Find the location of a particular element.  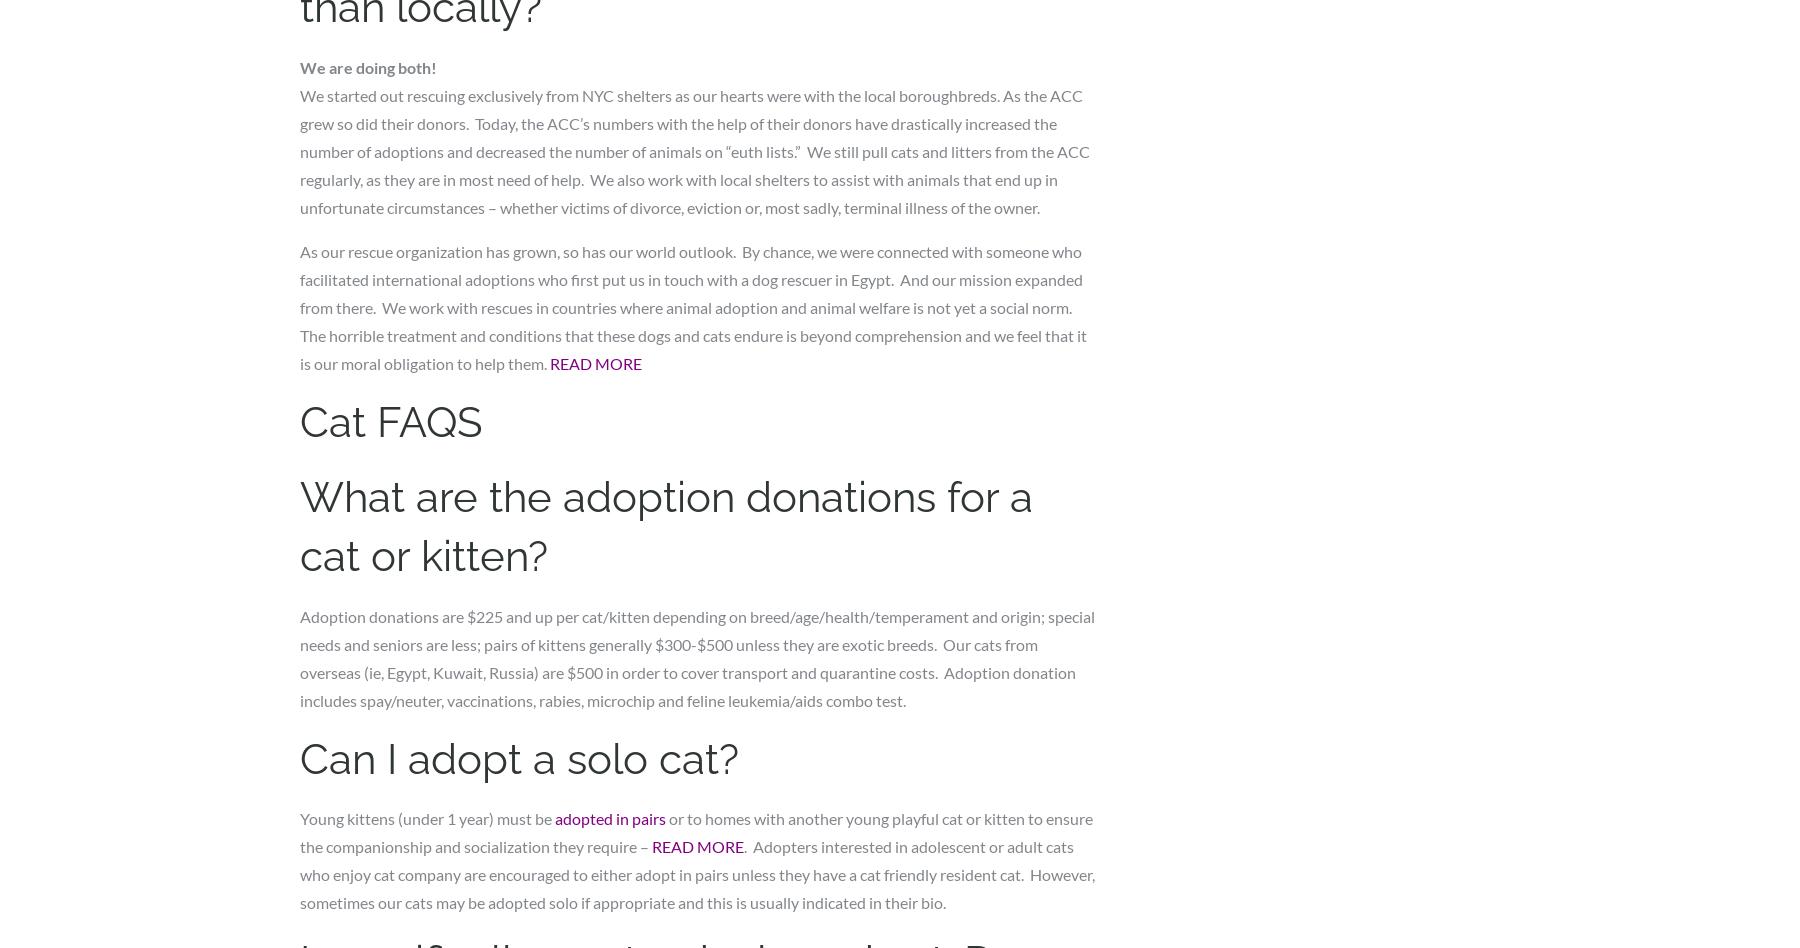

'or to homes with another young playful cat or kitten to ensure the companionship and socialization they require –' is located at coordinates (695, 831).